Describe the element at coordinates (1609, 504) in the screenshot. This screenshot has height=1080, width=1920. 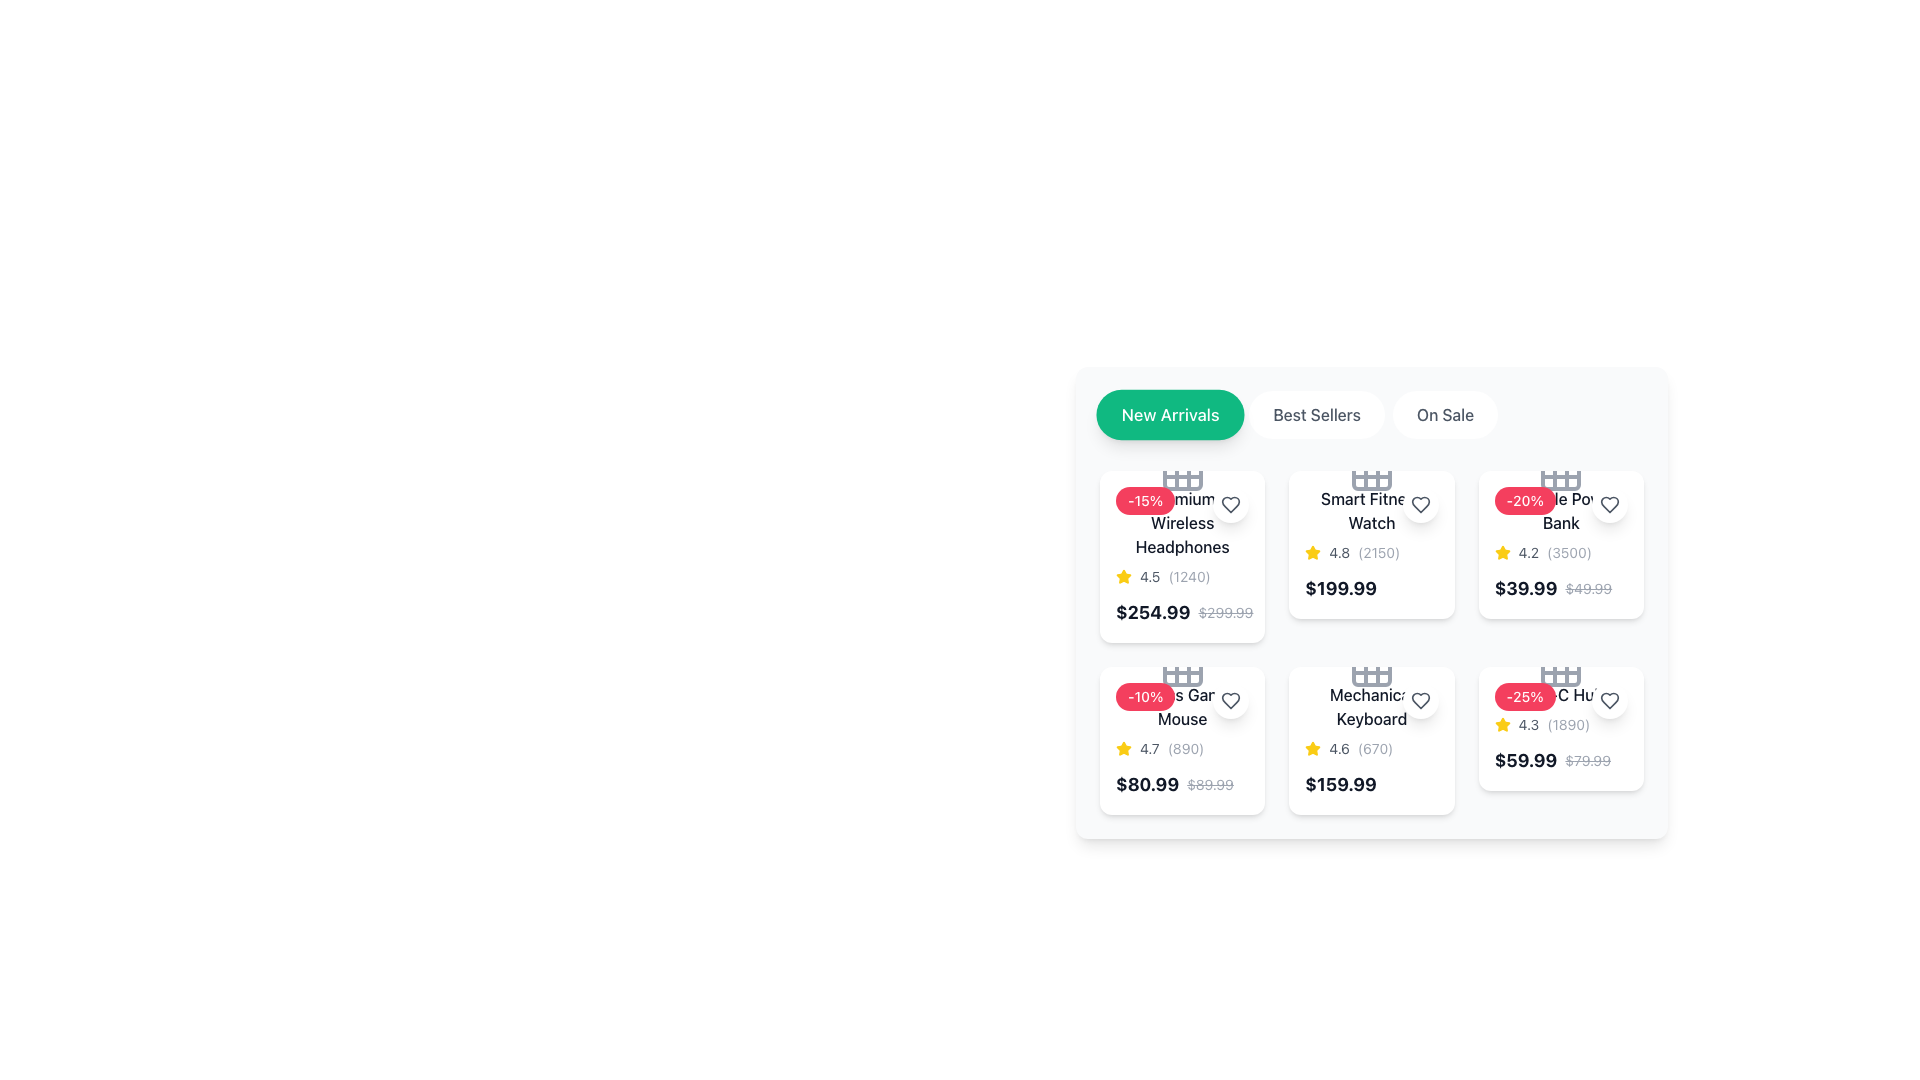
I see `the small heart-shaped icon located in the top-right corner of the white card interface representing the 'Portable Power Bank' product` at that location.